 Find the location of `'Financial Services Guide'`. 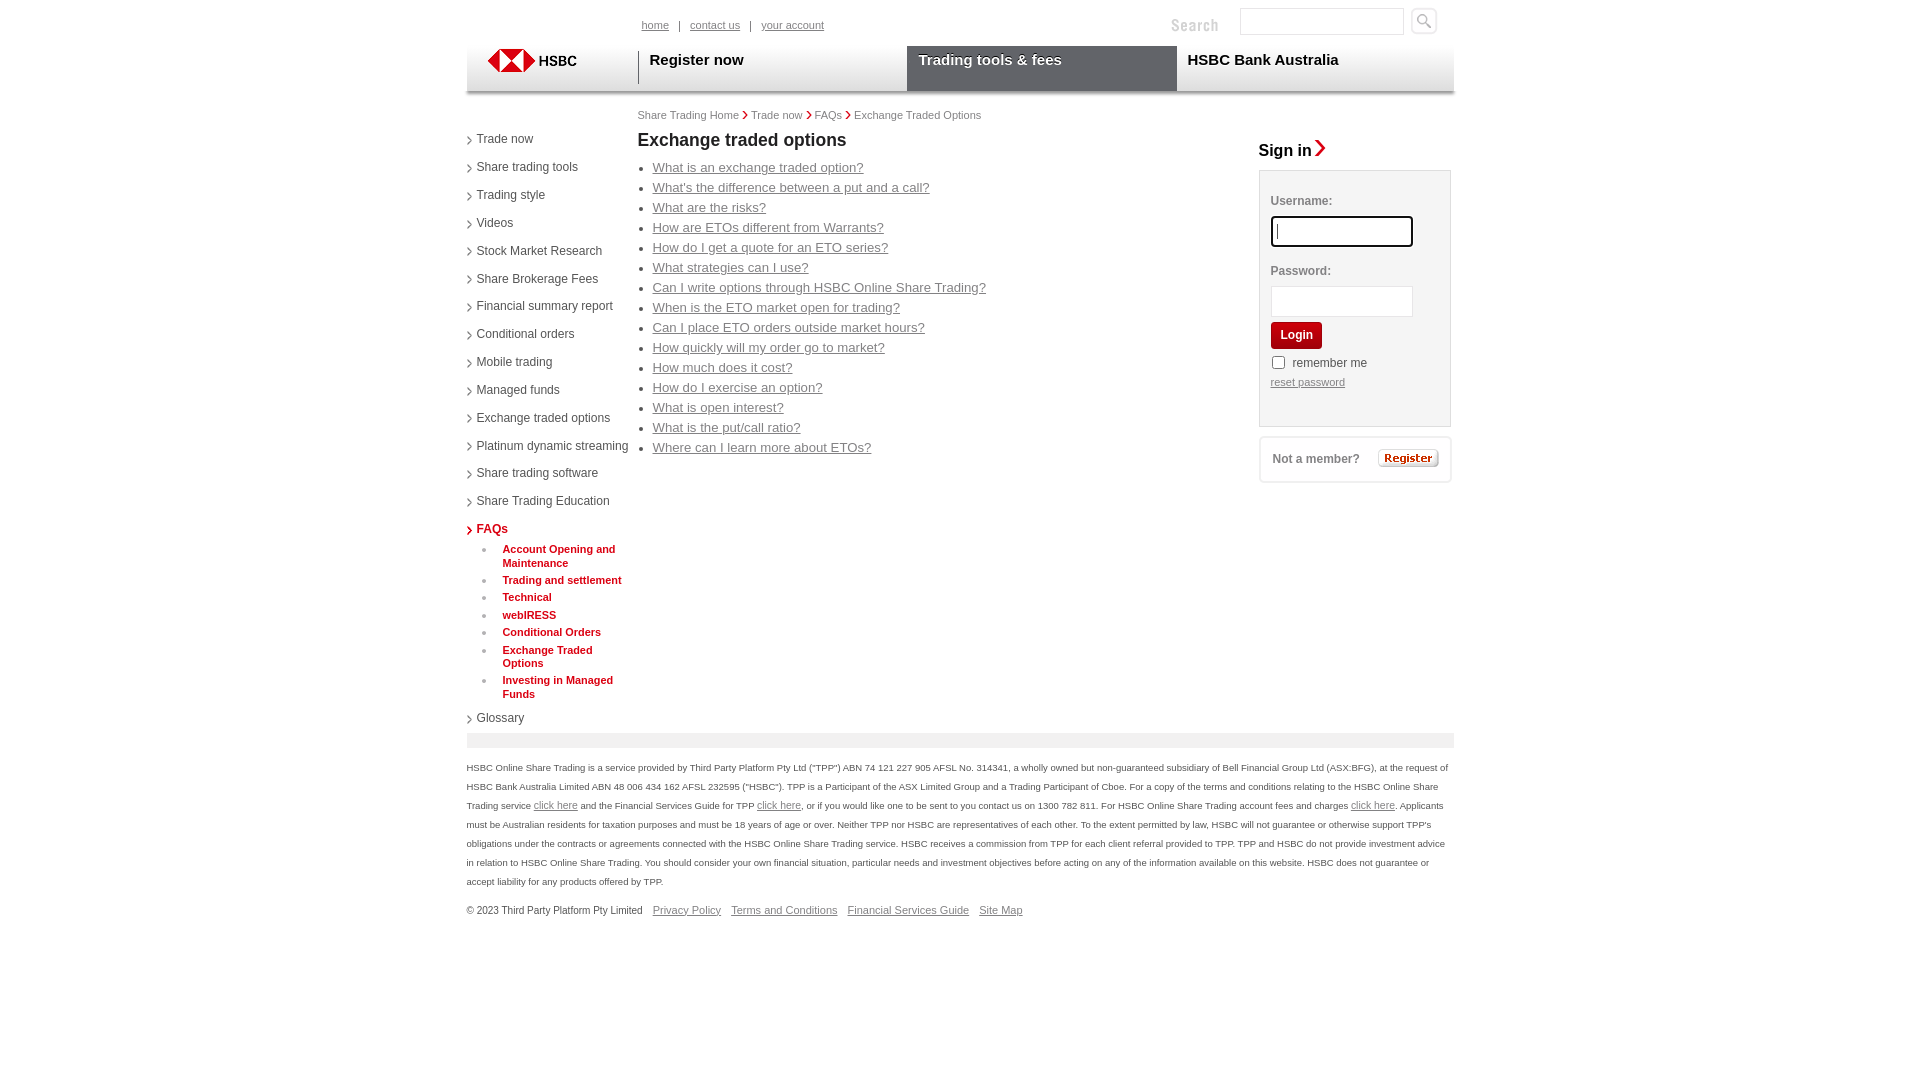

'Financial Services Guide' is located at coordinates (907, 910).